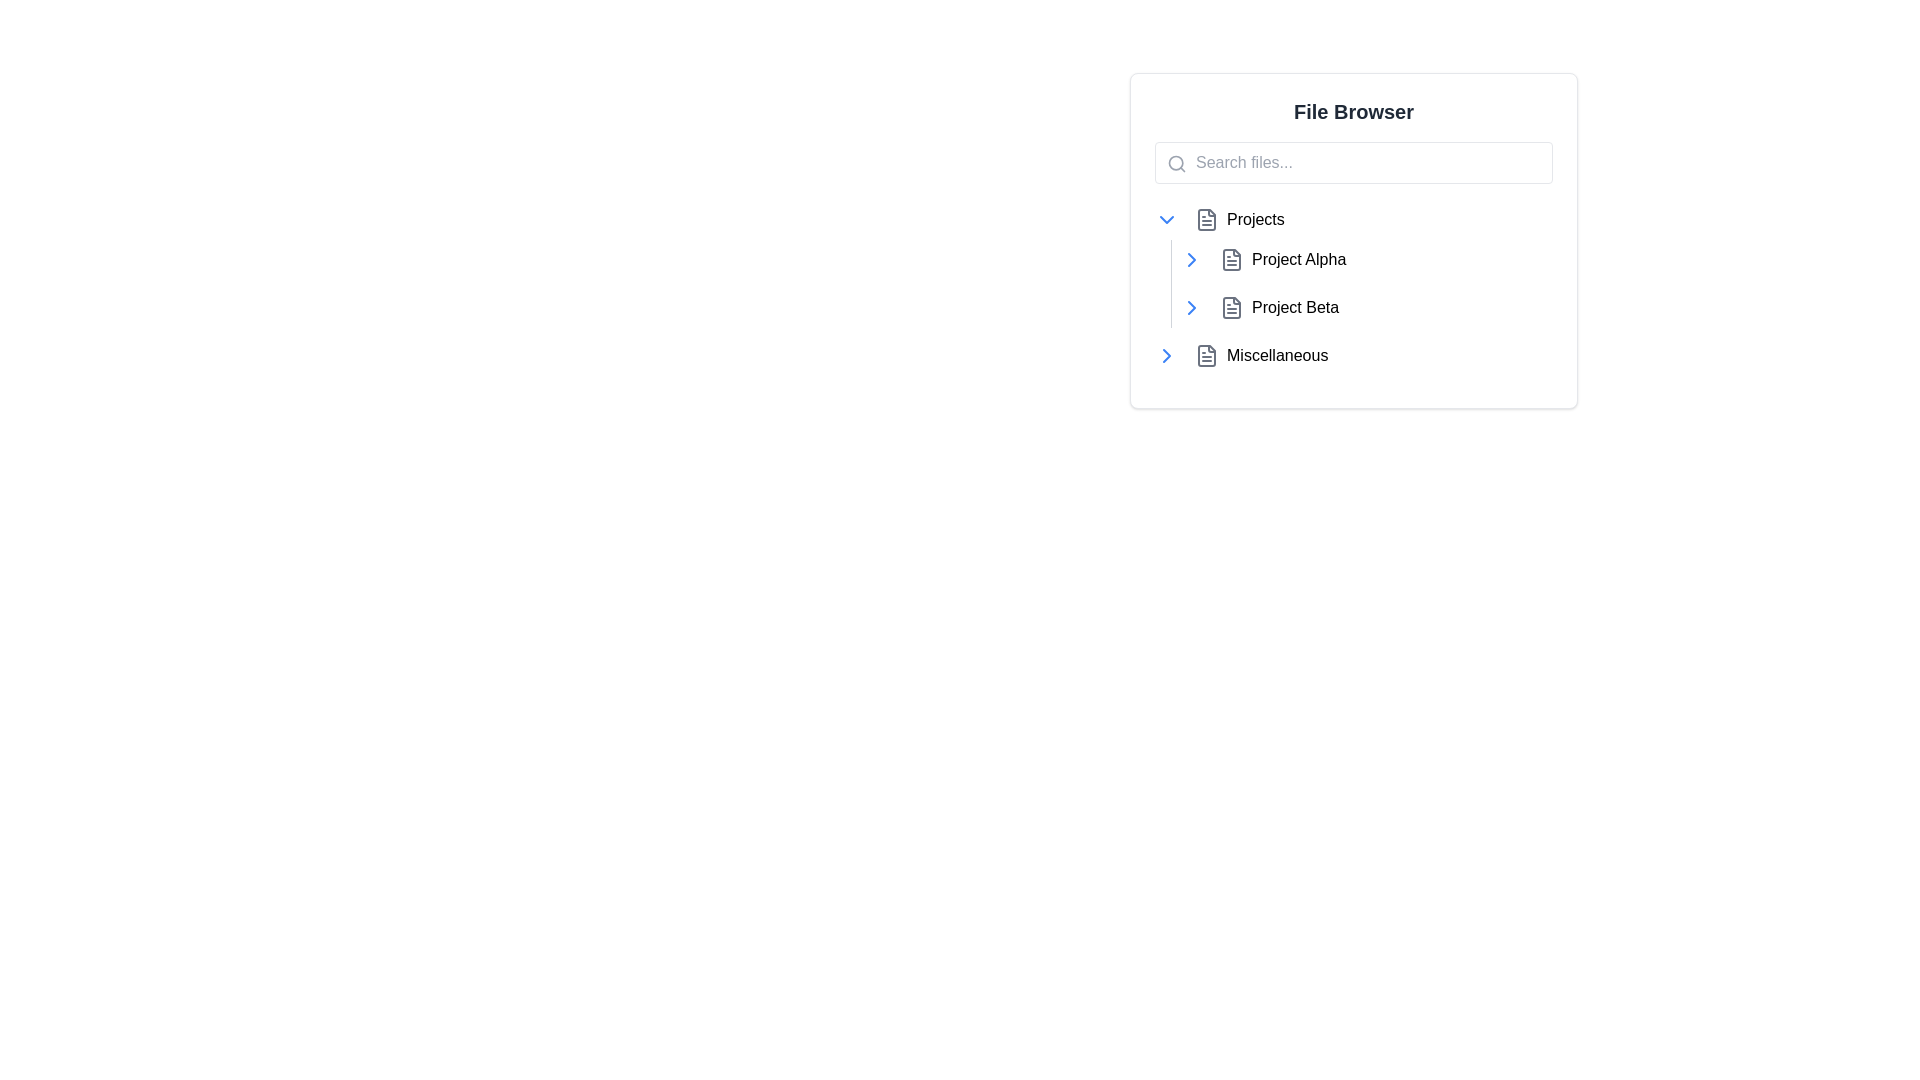 The image size is (1920, 1080). What do you see at coordinates (1365, 258) in the screenshot?
I see `to select the list item named 'Project Alpha' located in the 'File Browser' panel, which is the first item under the 'Projects' section` at bounding box center [1365, 258].